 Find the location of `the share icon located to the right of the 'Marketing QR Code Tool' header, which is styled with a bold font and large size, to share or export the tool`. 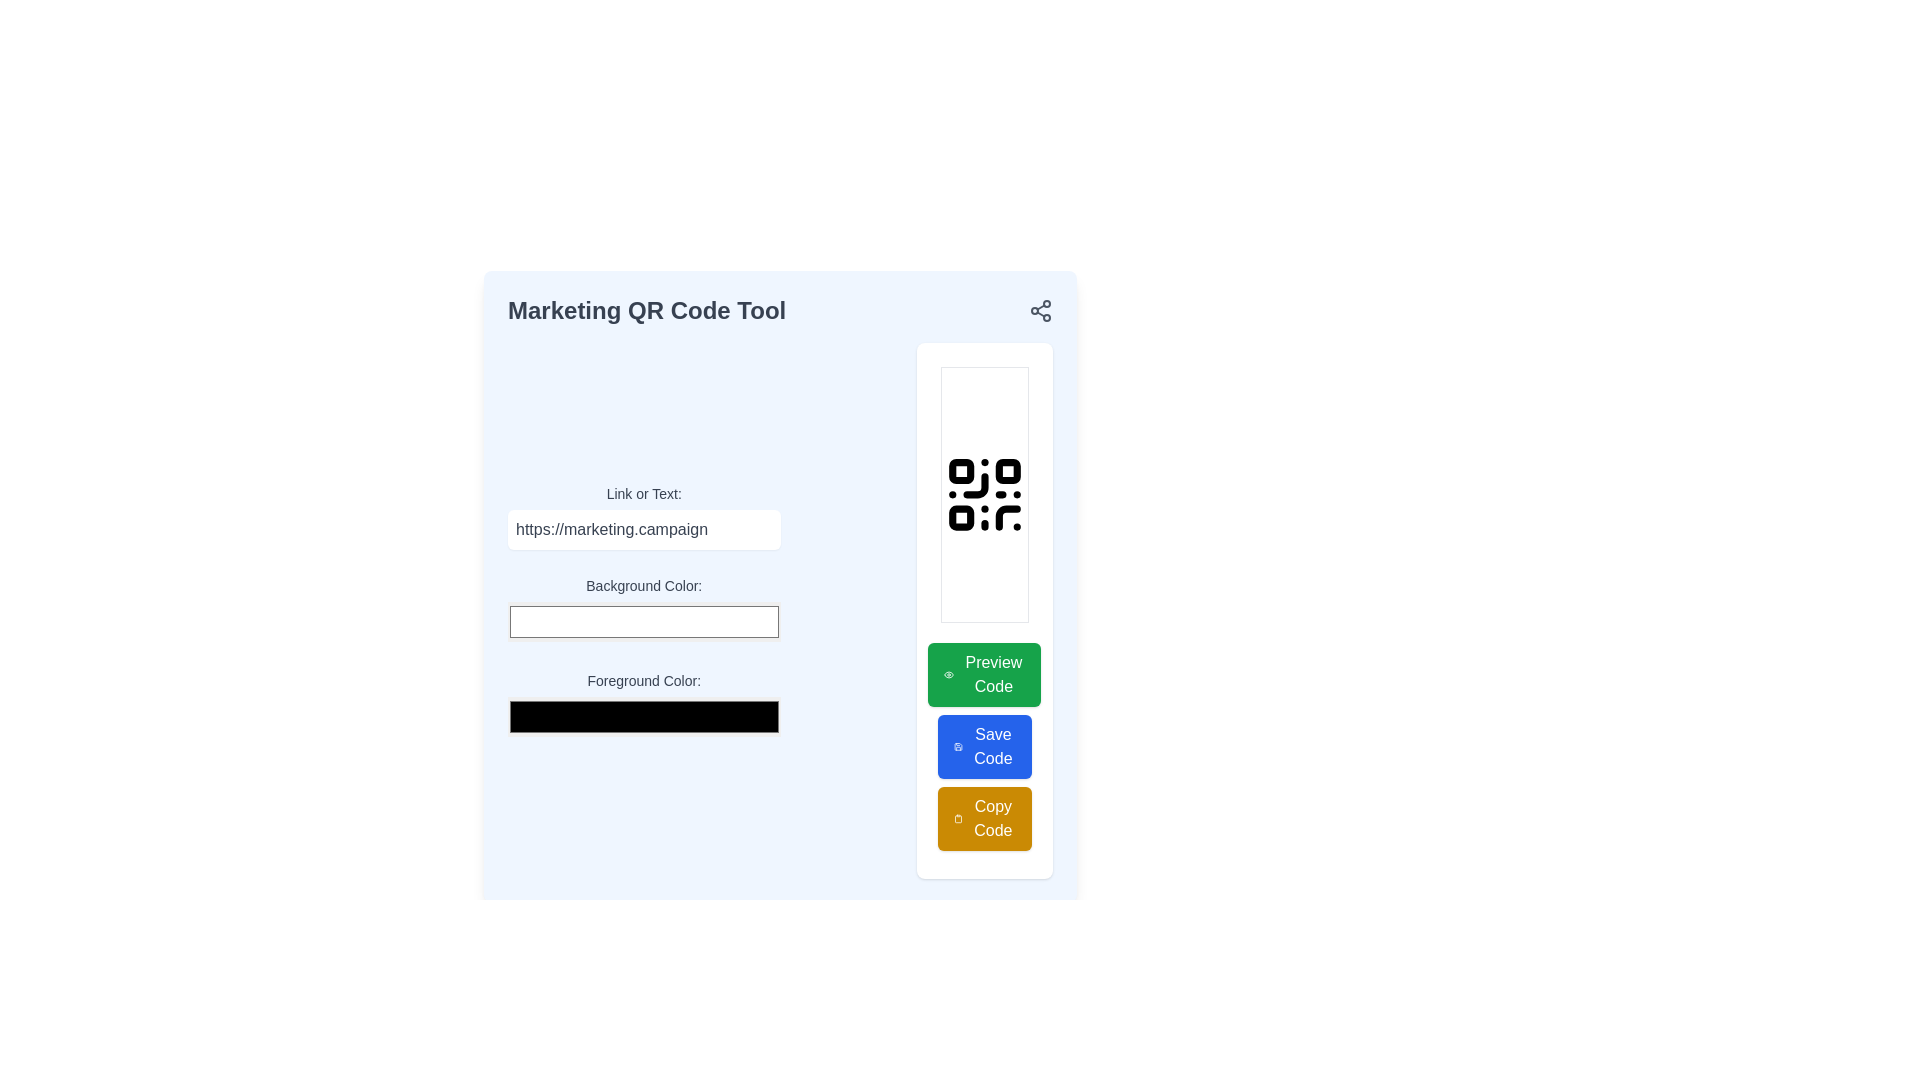

the share icon located to the right of the 'Marketing QR Code Tool' header, which is styled with a bold font and large size, to share or export the tool is located at coordinates (779, 311).